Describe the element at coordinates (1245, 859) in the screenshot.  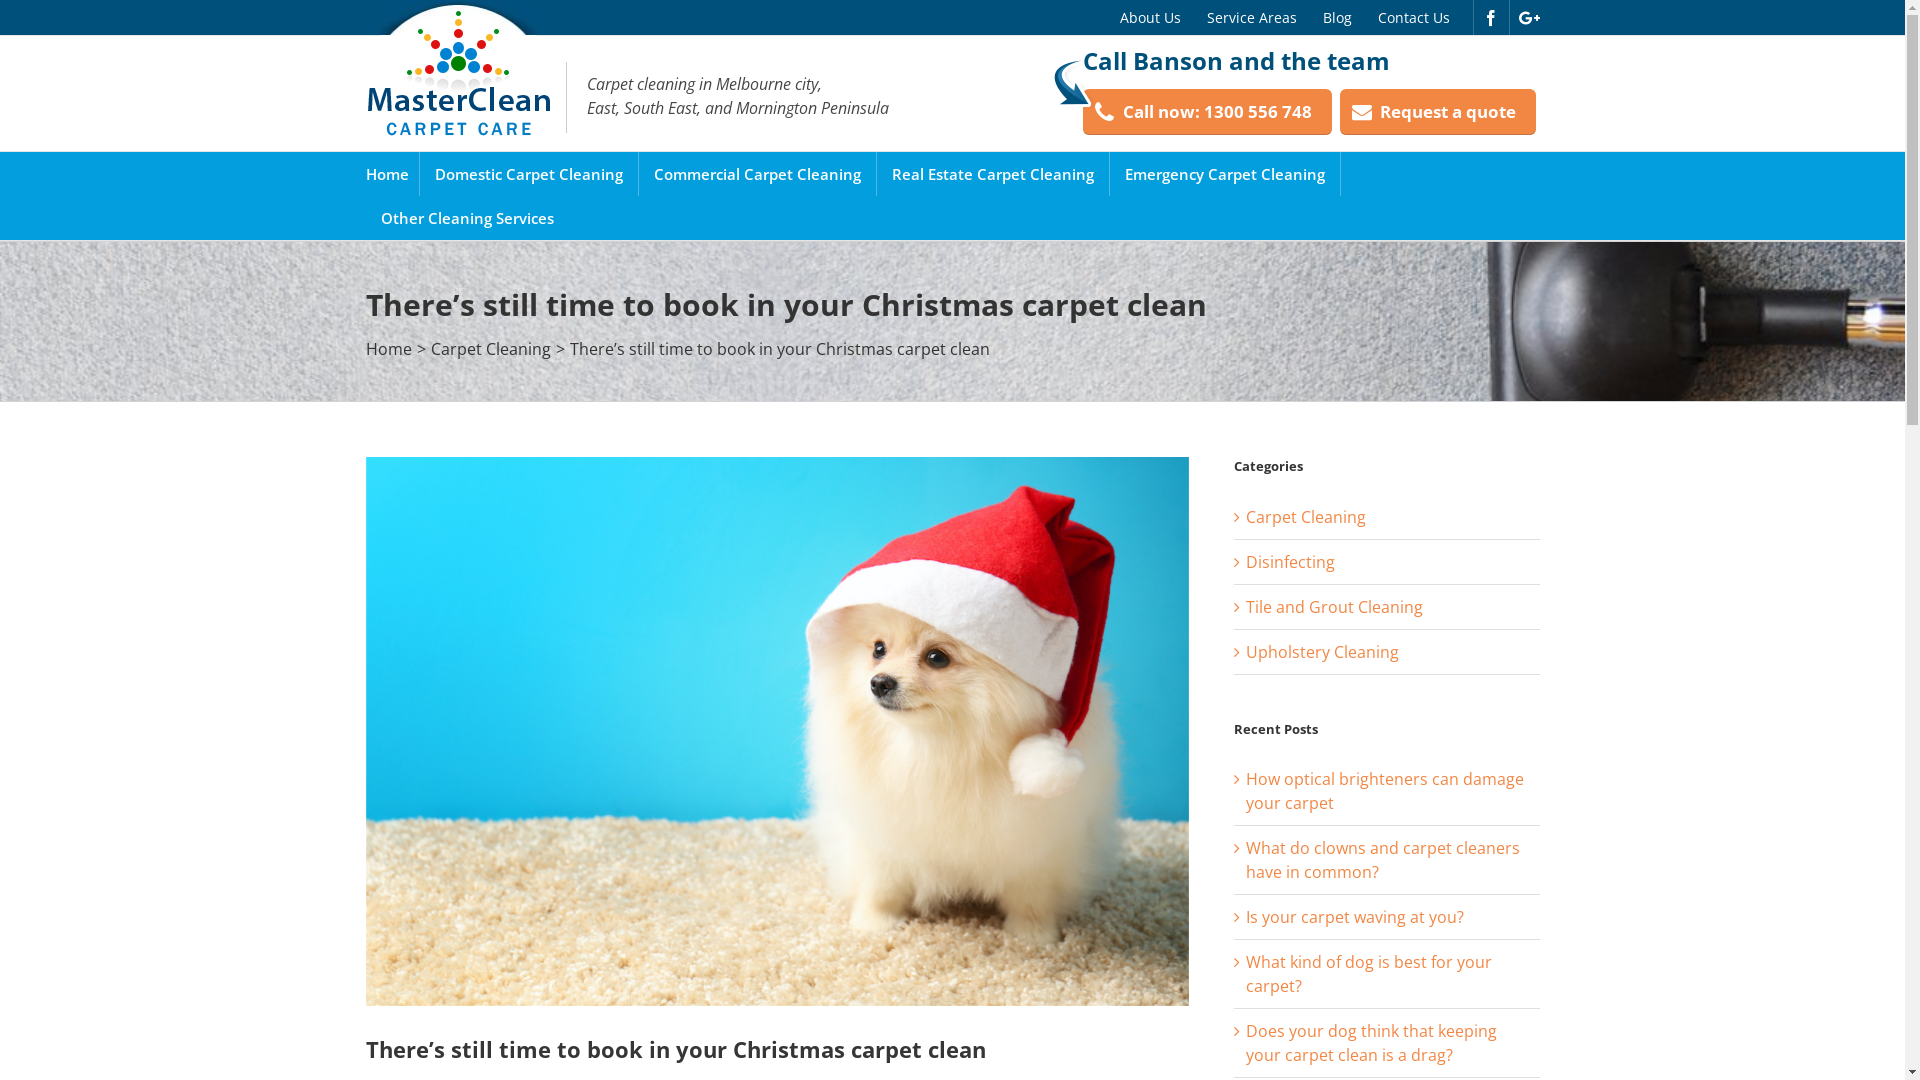
I see `'What do clowns and carpet cleaners have in common?'` at that location.